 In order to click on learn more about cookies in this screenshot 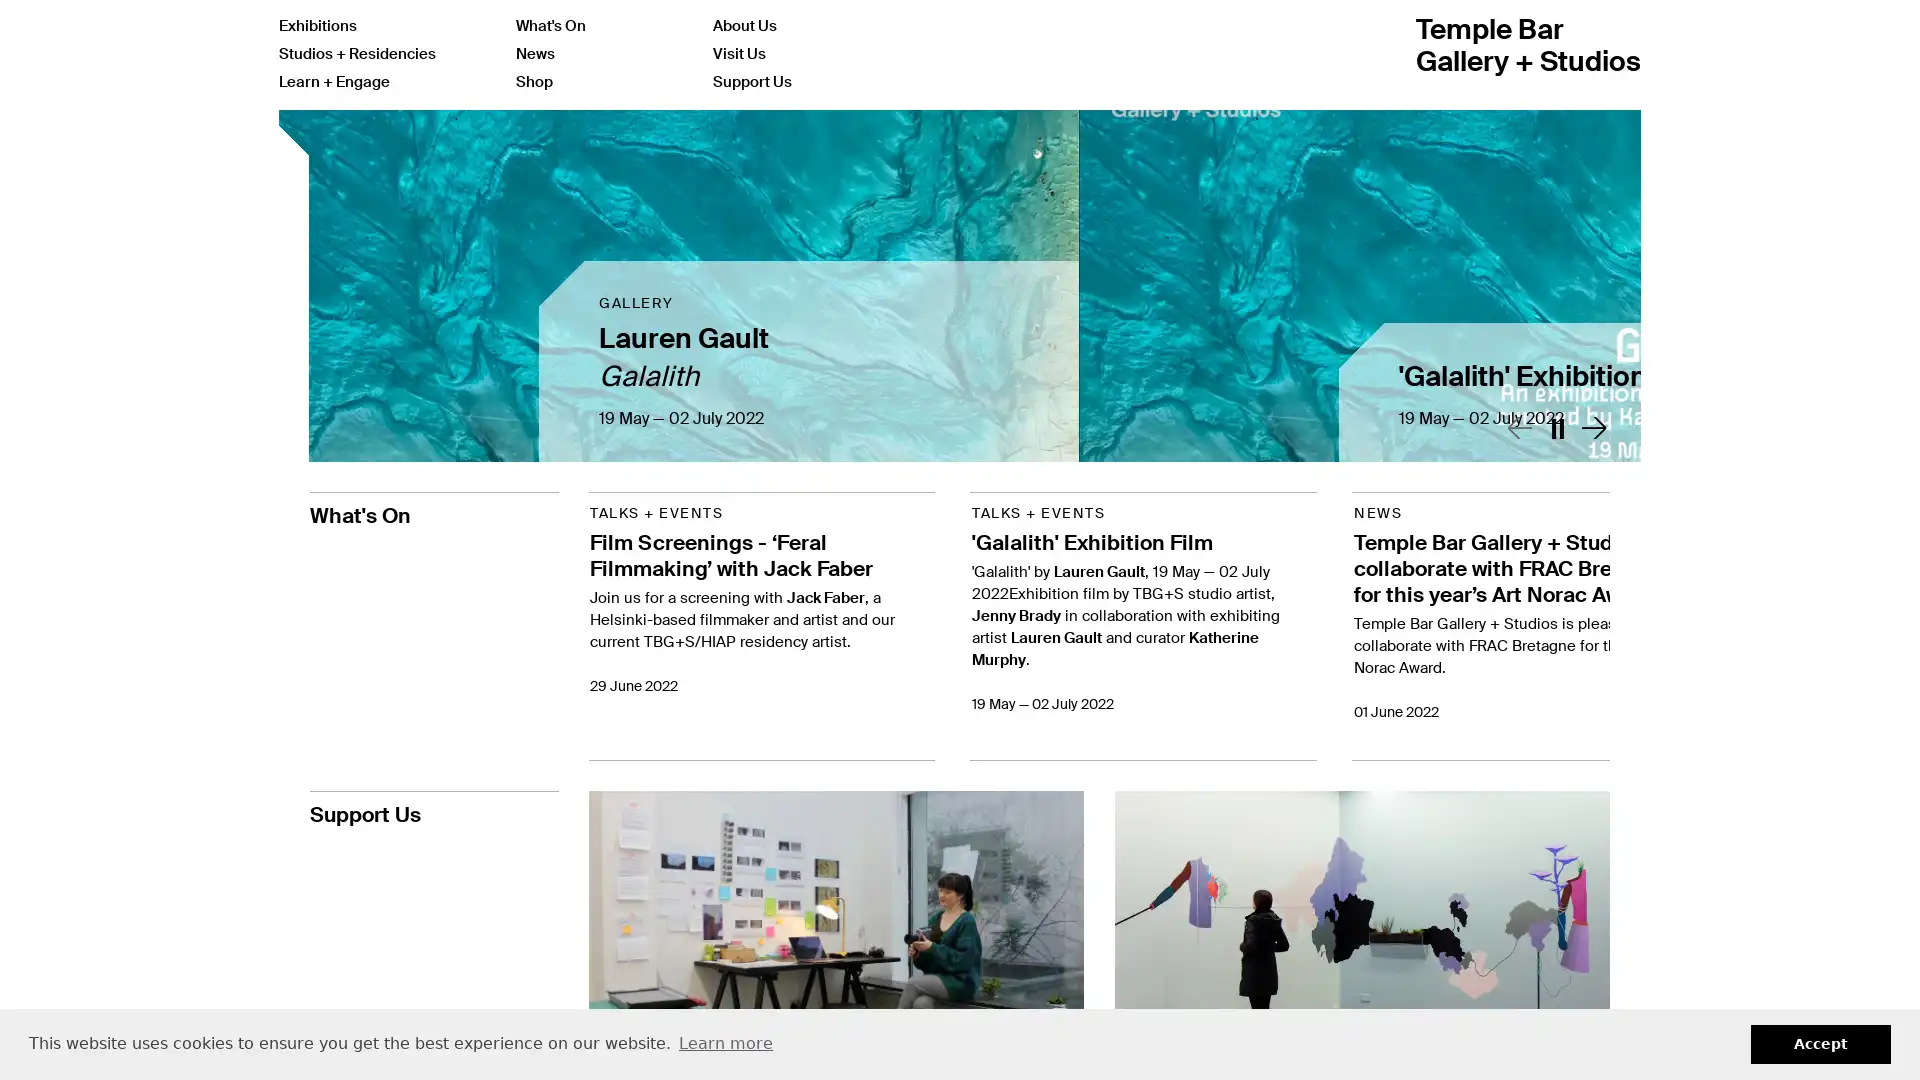, I will do `click(724, 1043)`.